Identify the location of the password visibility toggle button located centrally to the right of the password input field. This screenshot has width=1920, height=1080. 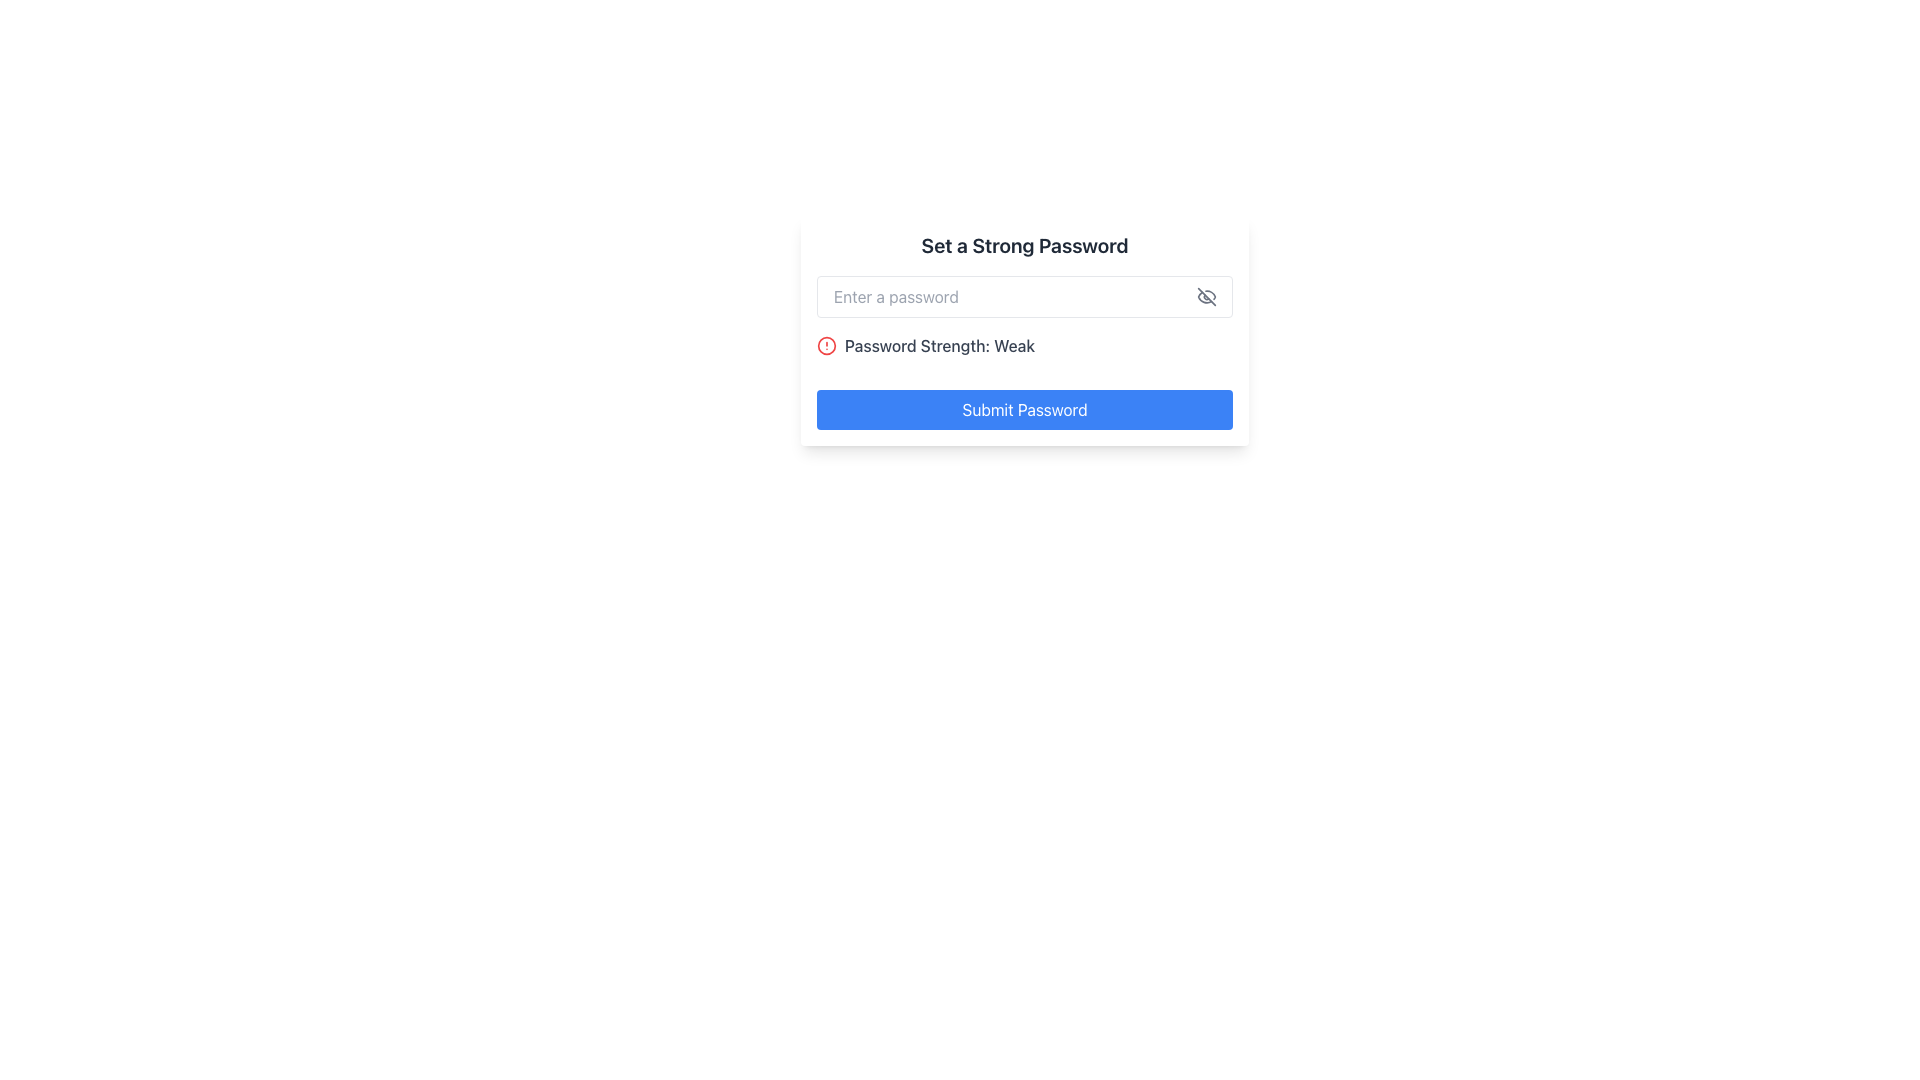
(1205, 297).